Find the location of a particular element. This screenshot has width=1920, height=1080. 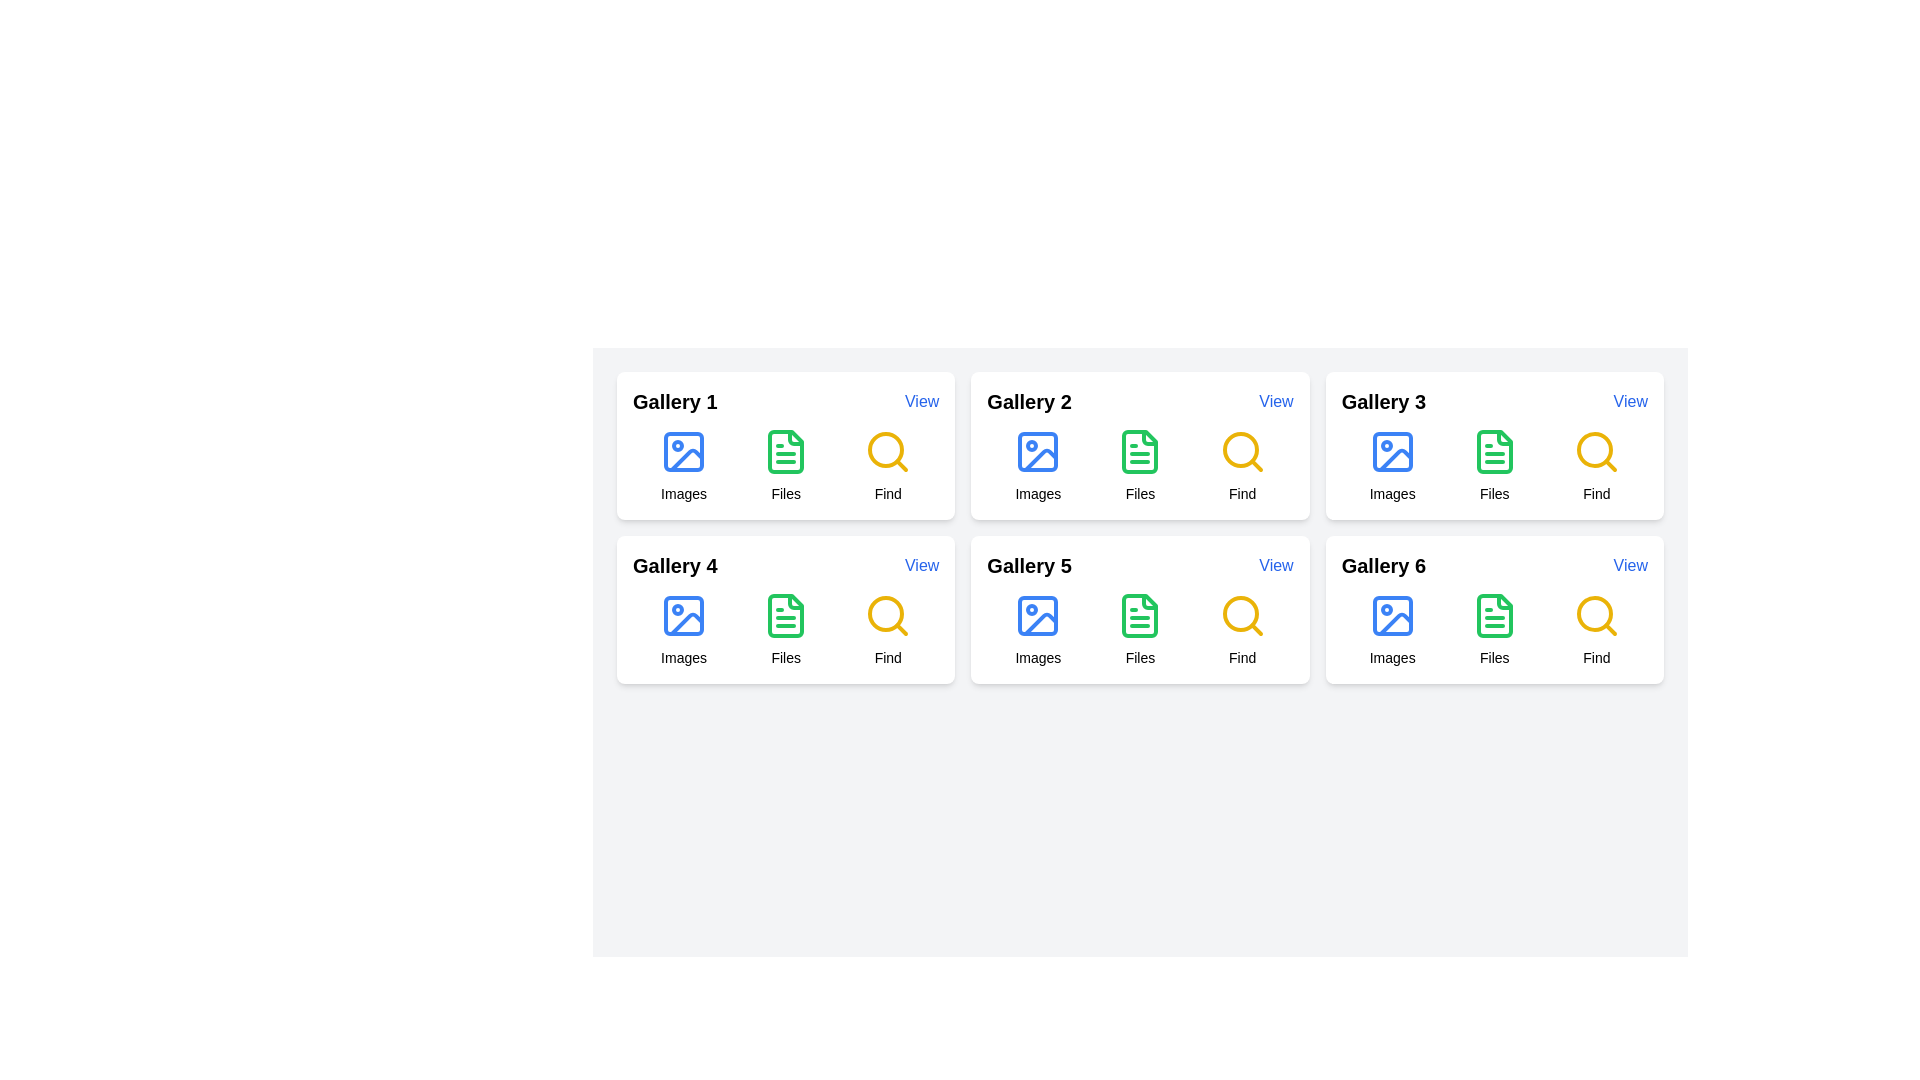

the handle of the magnifying glass in the search icon located within the 'Find' button in the fifth gallery box is located at coordinates (901, 628).